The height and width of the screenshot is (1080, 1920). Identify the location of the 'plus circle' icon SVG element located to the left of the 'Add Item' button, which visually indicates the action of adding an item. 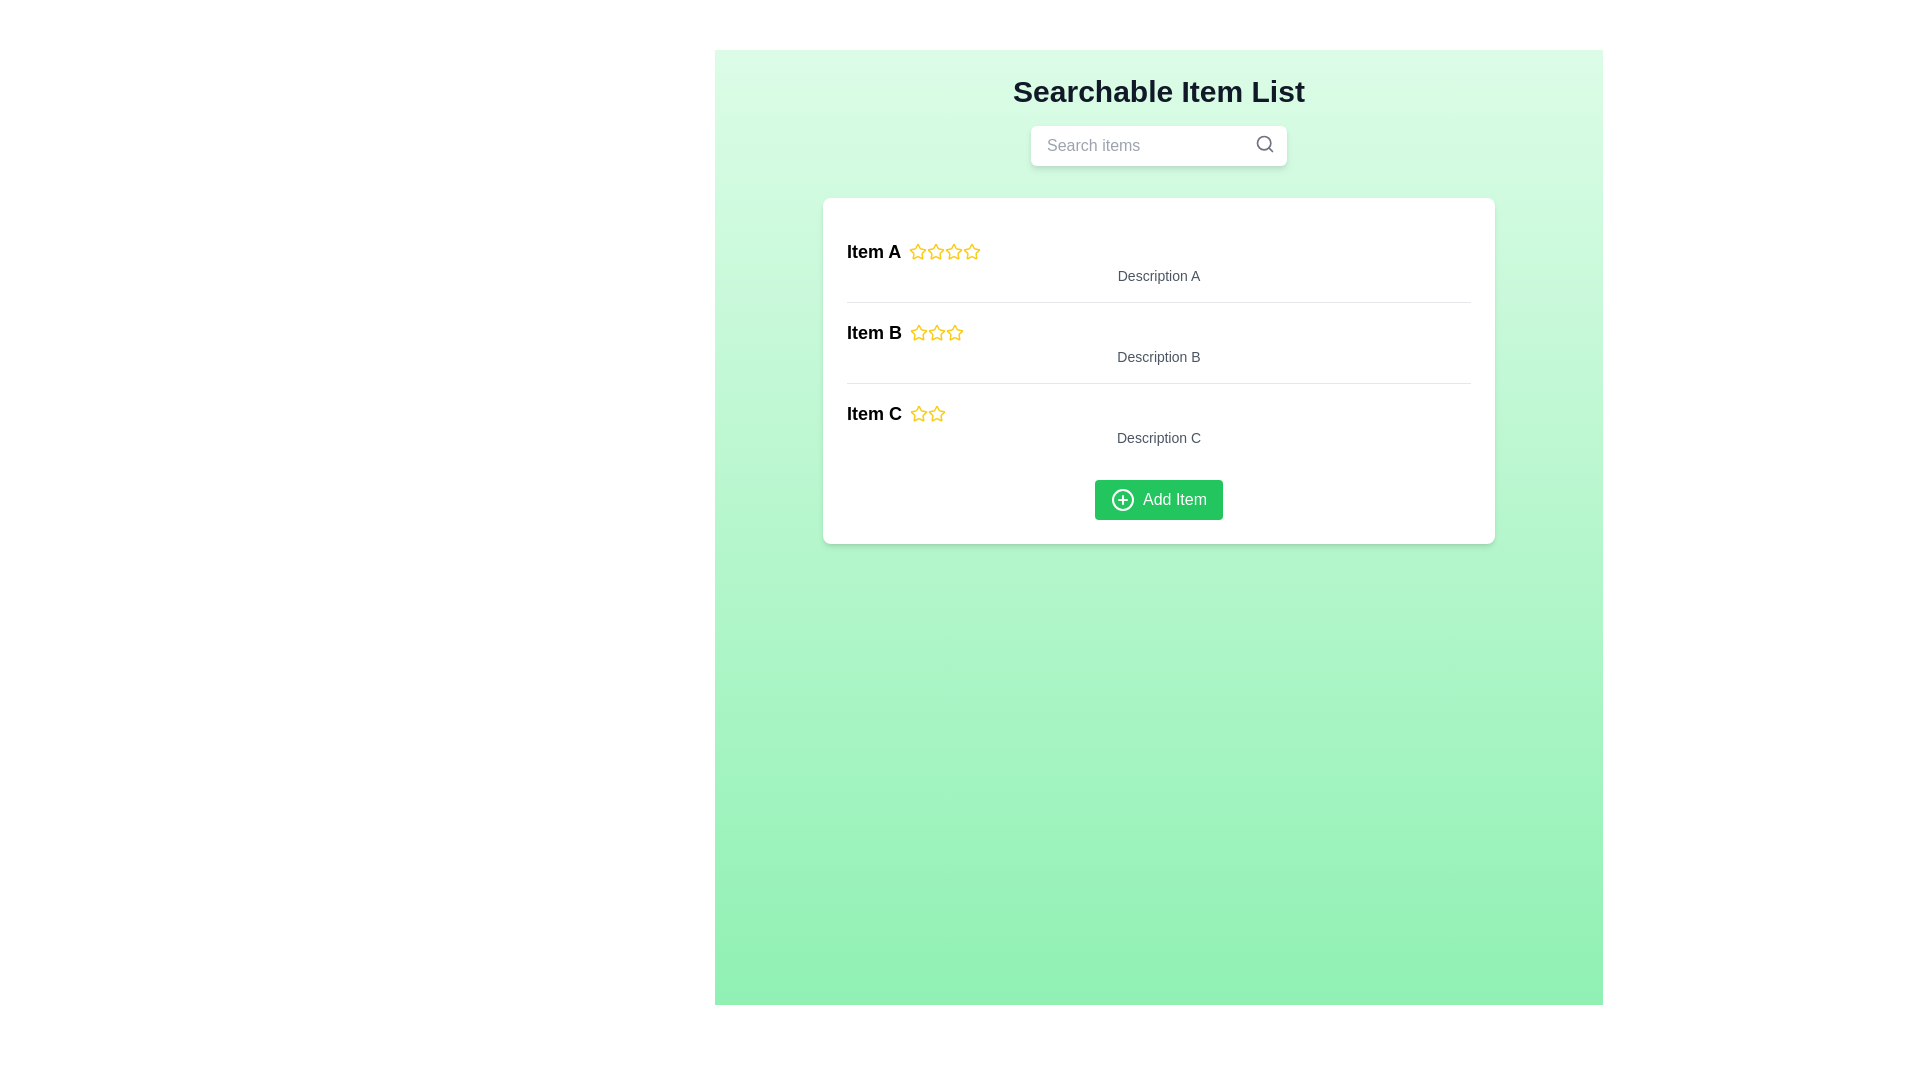
(1123, 499).